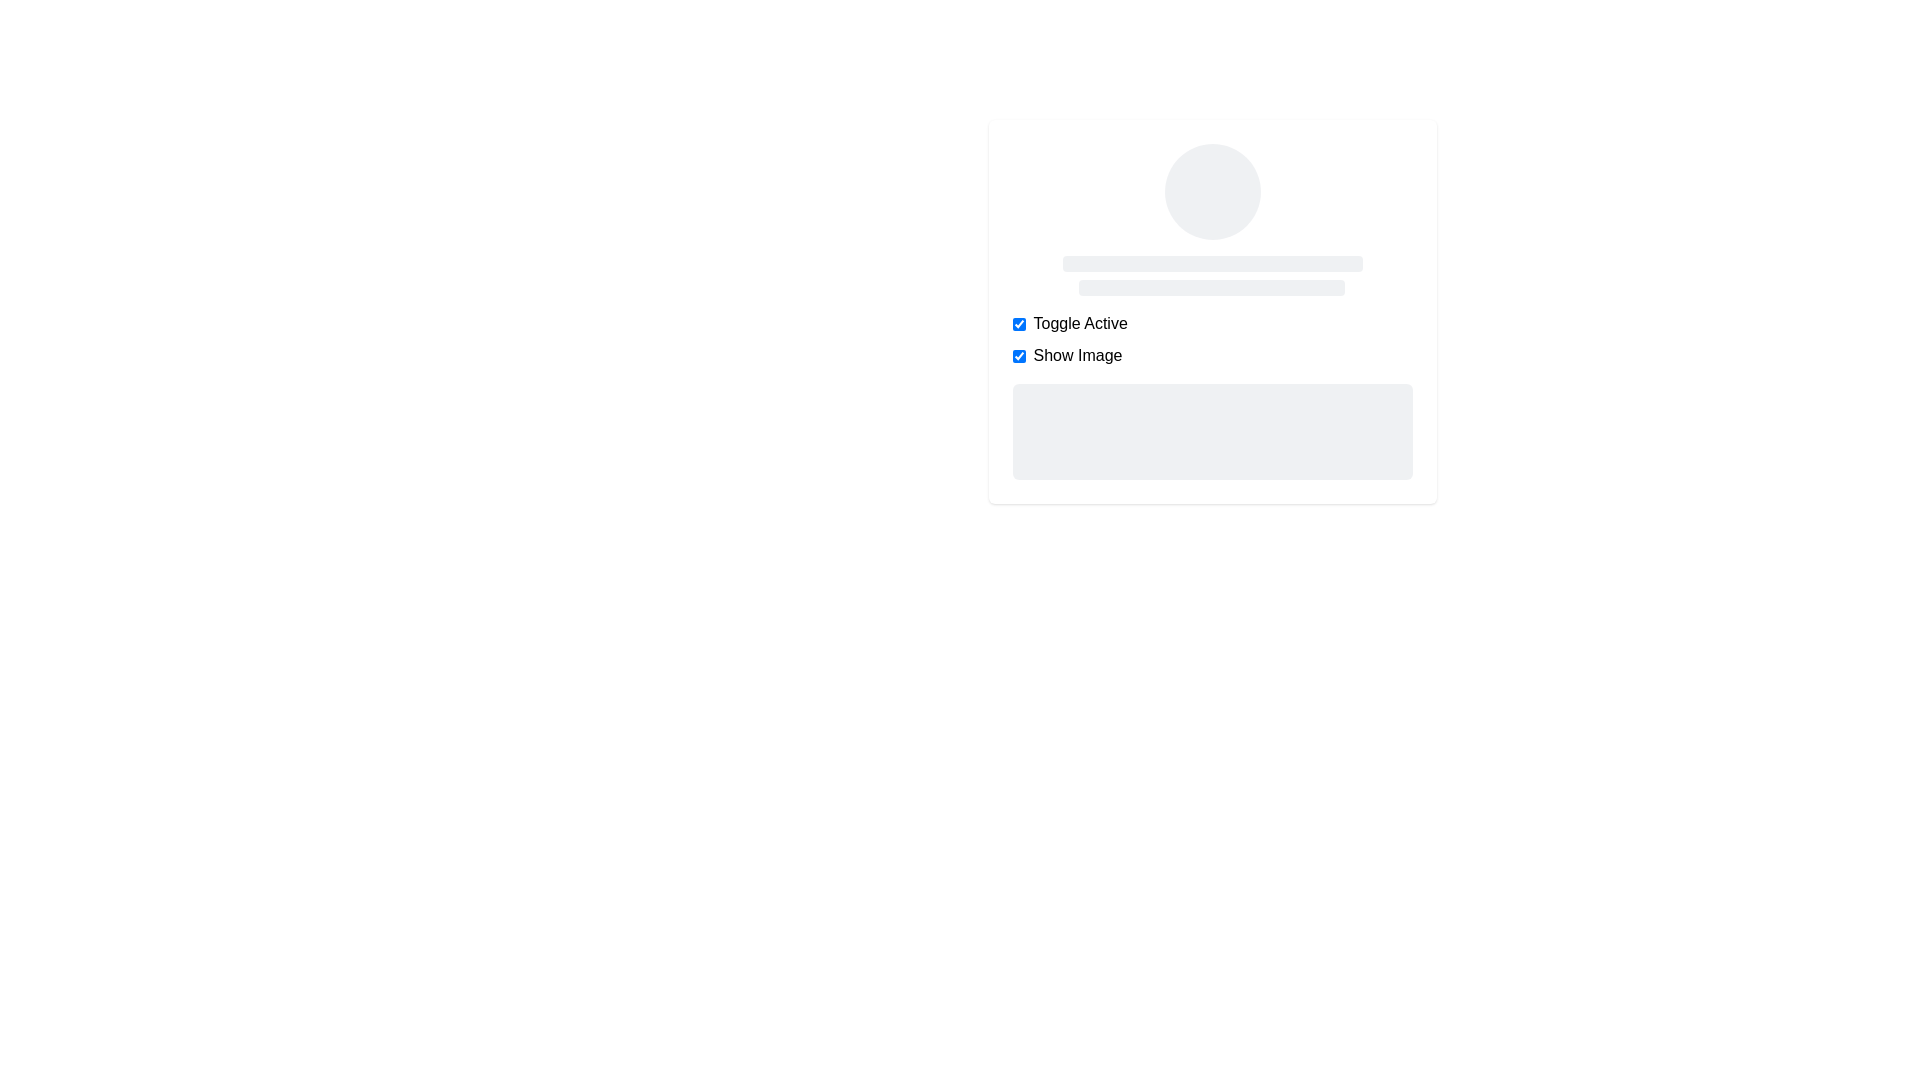 Image resolution: width=1920 pixels, height=1080 pixels. What do you see at coordinates (1079, 323) in the screenshot?
I see `the 'Toggle Active' label, which is a text label displayed in standard sans-serif font, positioned to the right of its sibling checkbox in the top right of the form` at bounding box center [1079, 323].